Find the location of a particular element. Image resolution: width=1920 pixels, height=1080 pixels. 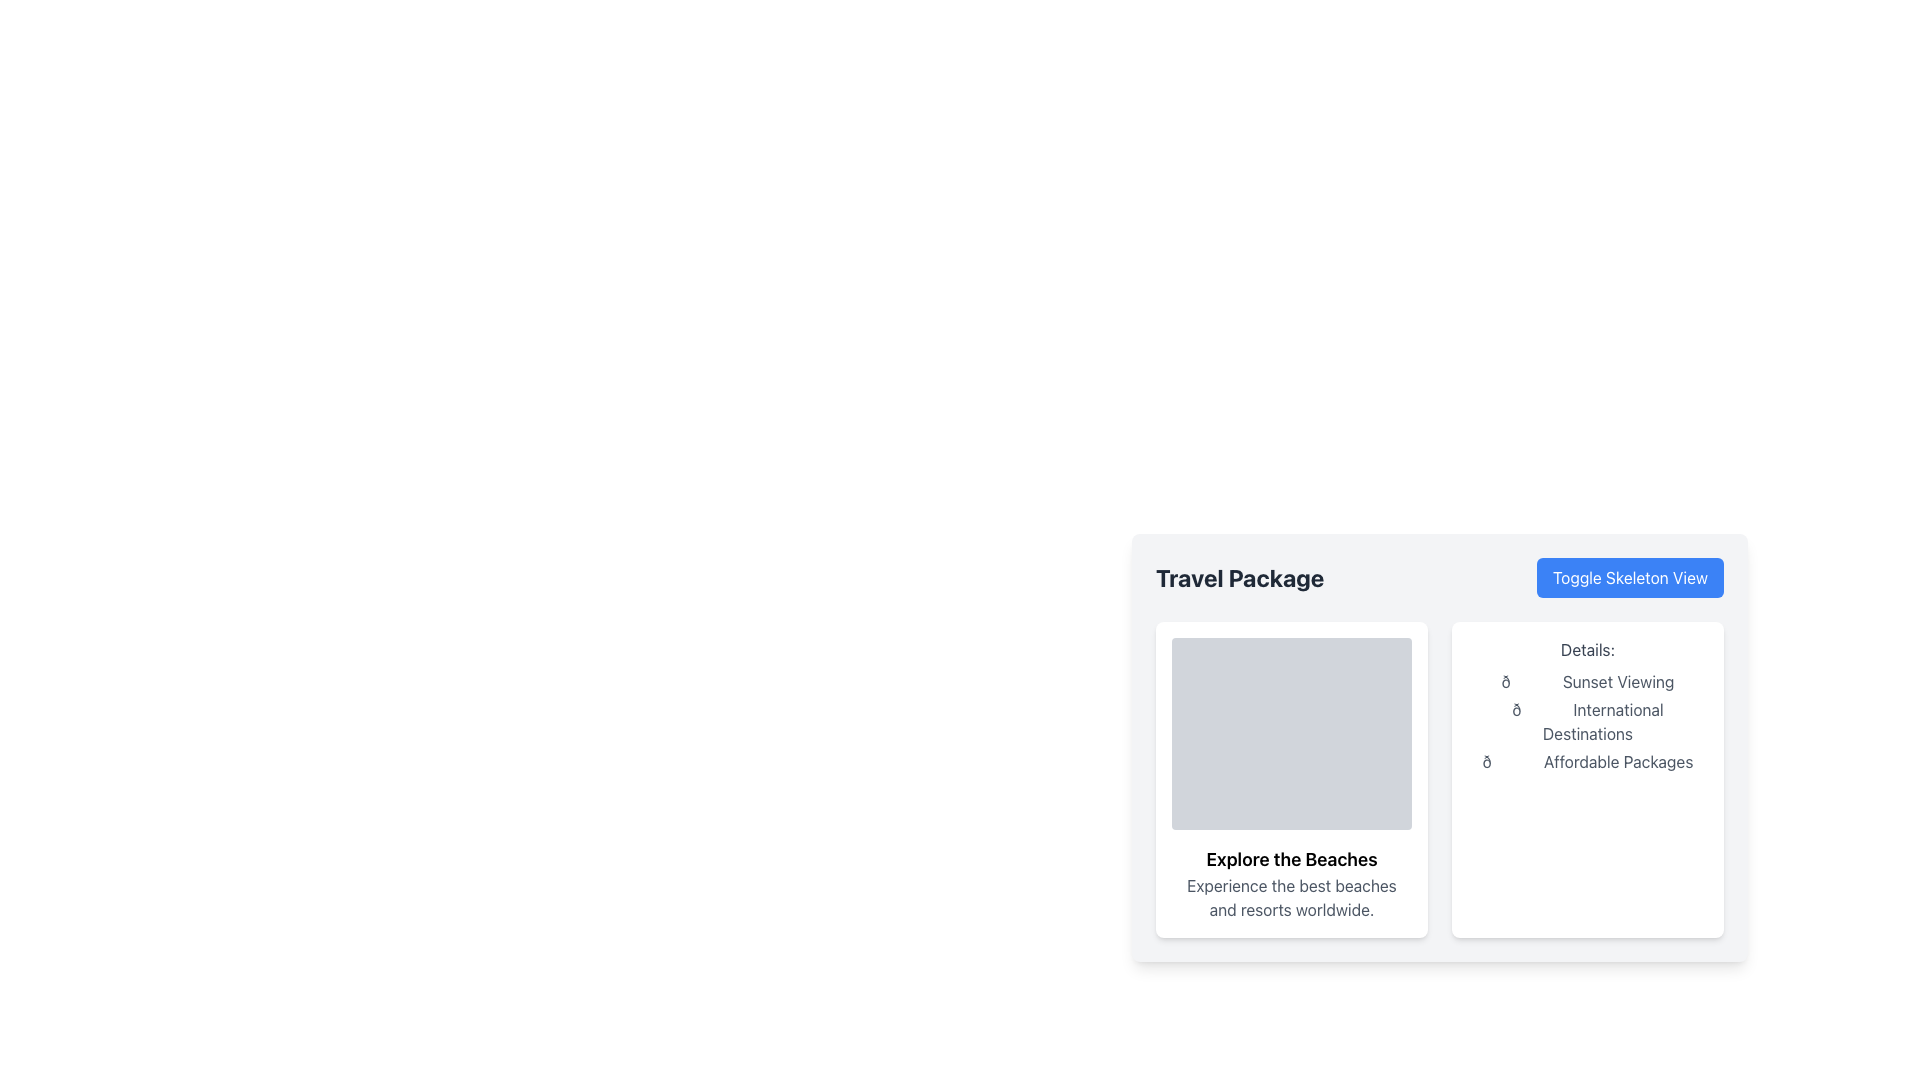

the 'Toggle Skeleton View' button, which is part of the 'Travel Package' composite element is located at coordinates (1440, 578).